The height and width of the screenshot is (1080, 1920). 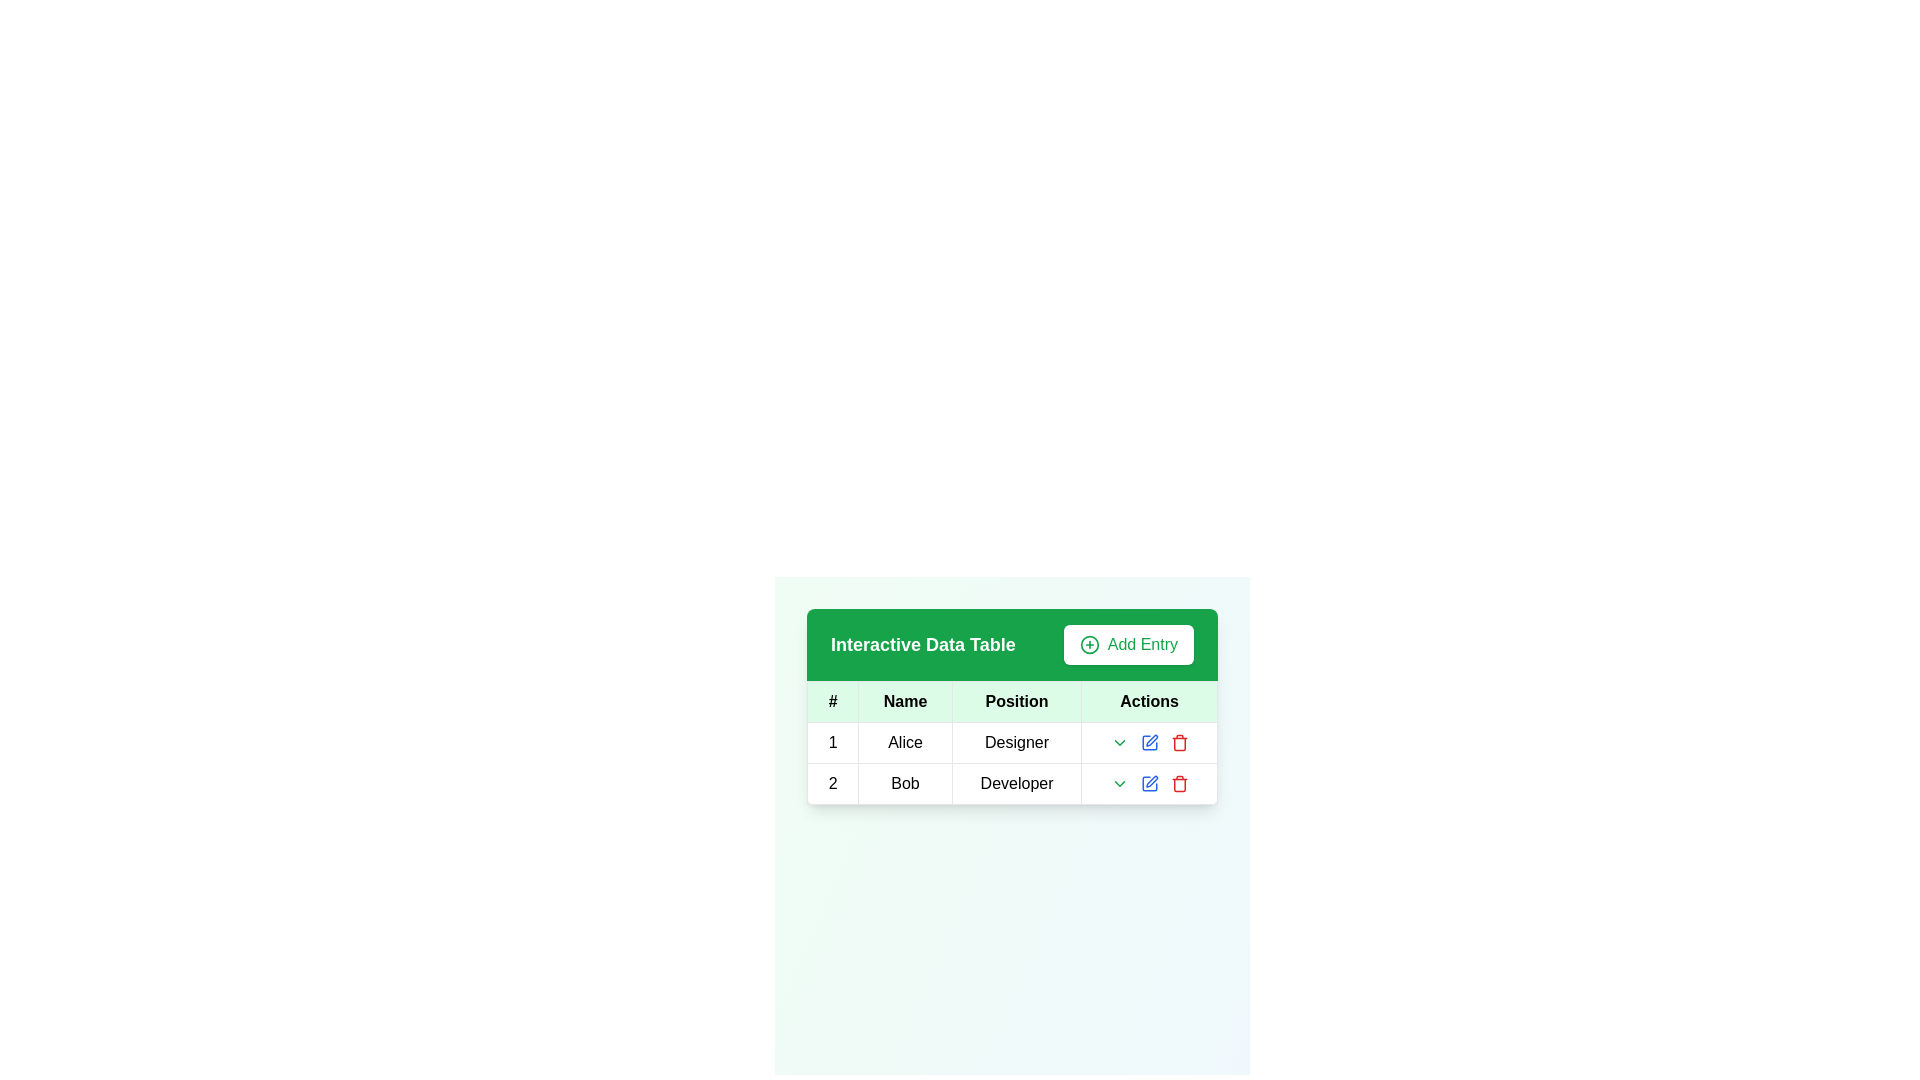 I want to click on the blue pencil icon button in the Actions column of the second row to initiate the editing action for the entry labeled 'Bob', so click(x=1149, y=743).